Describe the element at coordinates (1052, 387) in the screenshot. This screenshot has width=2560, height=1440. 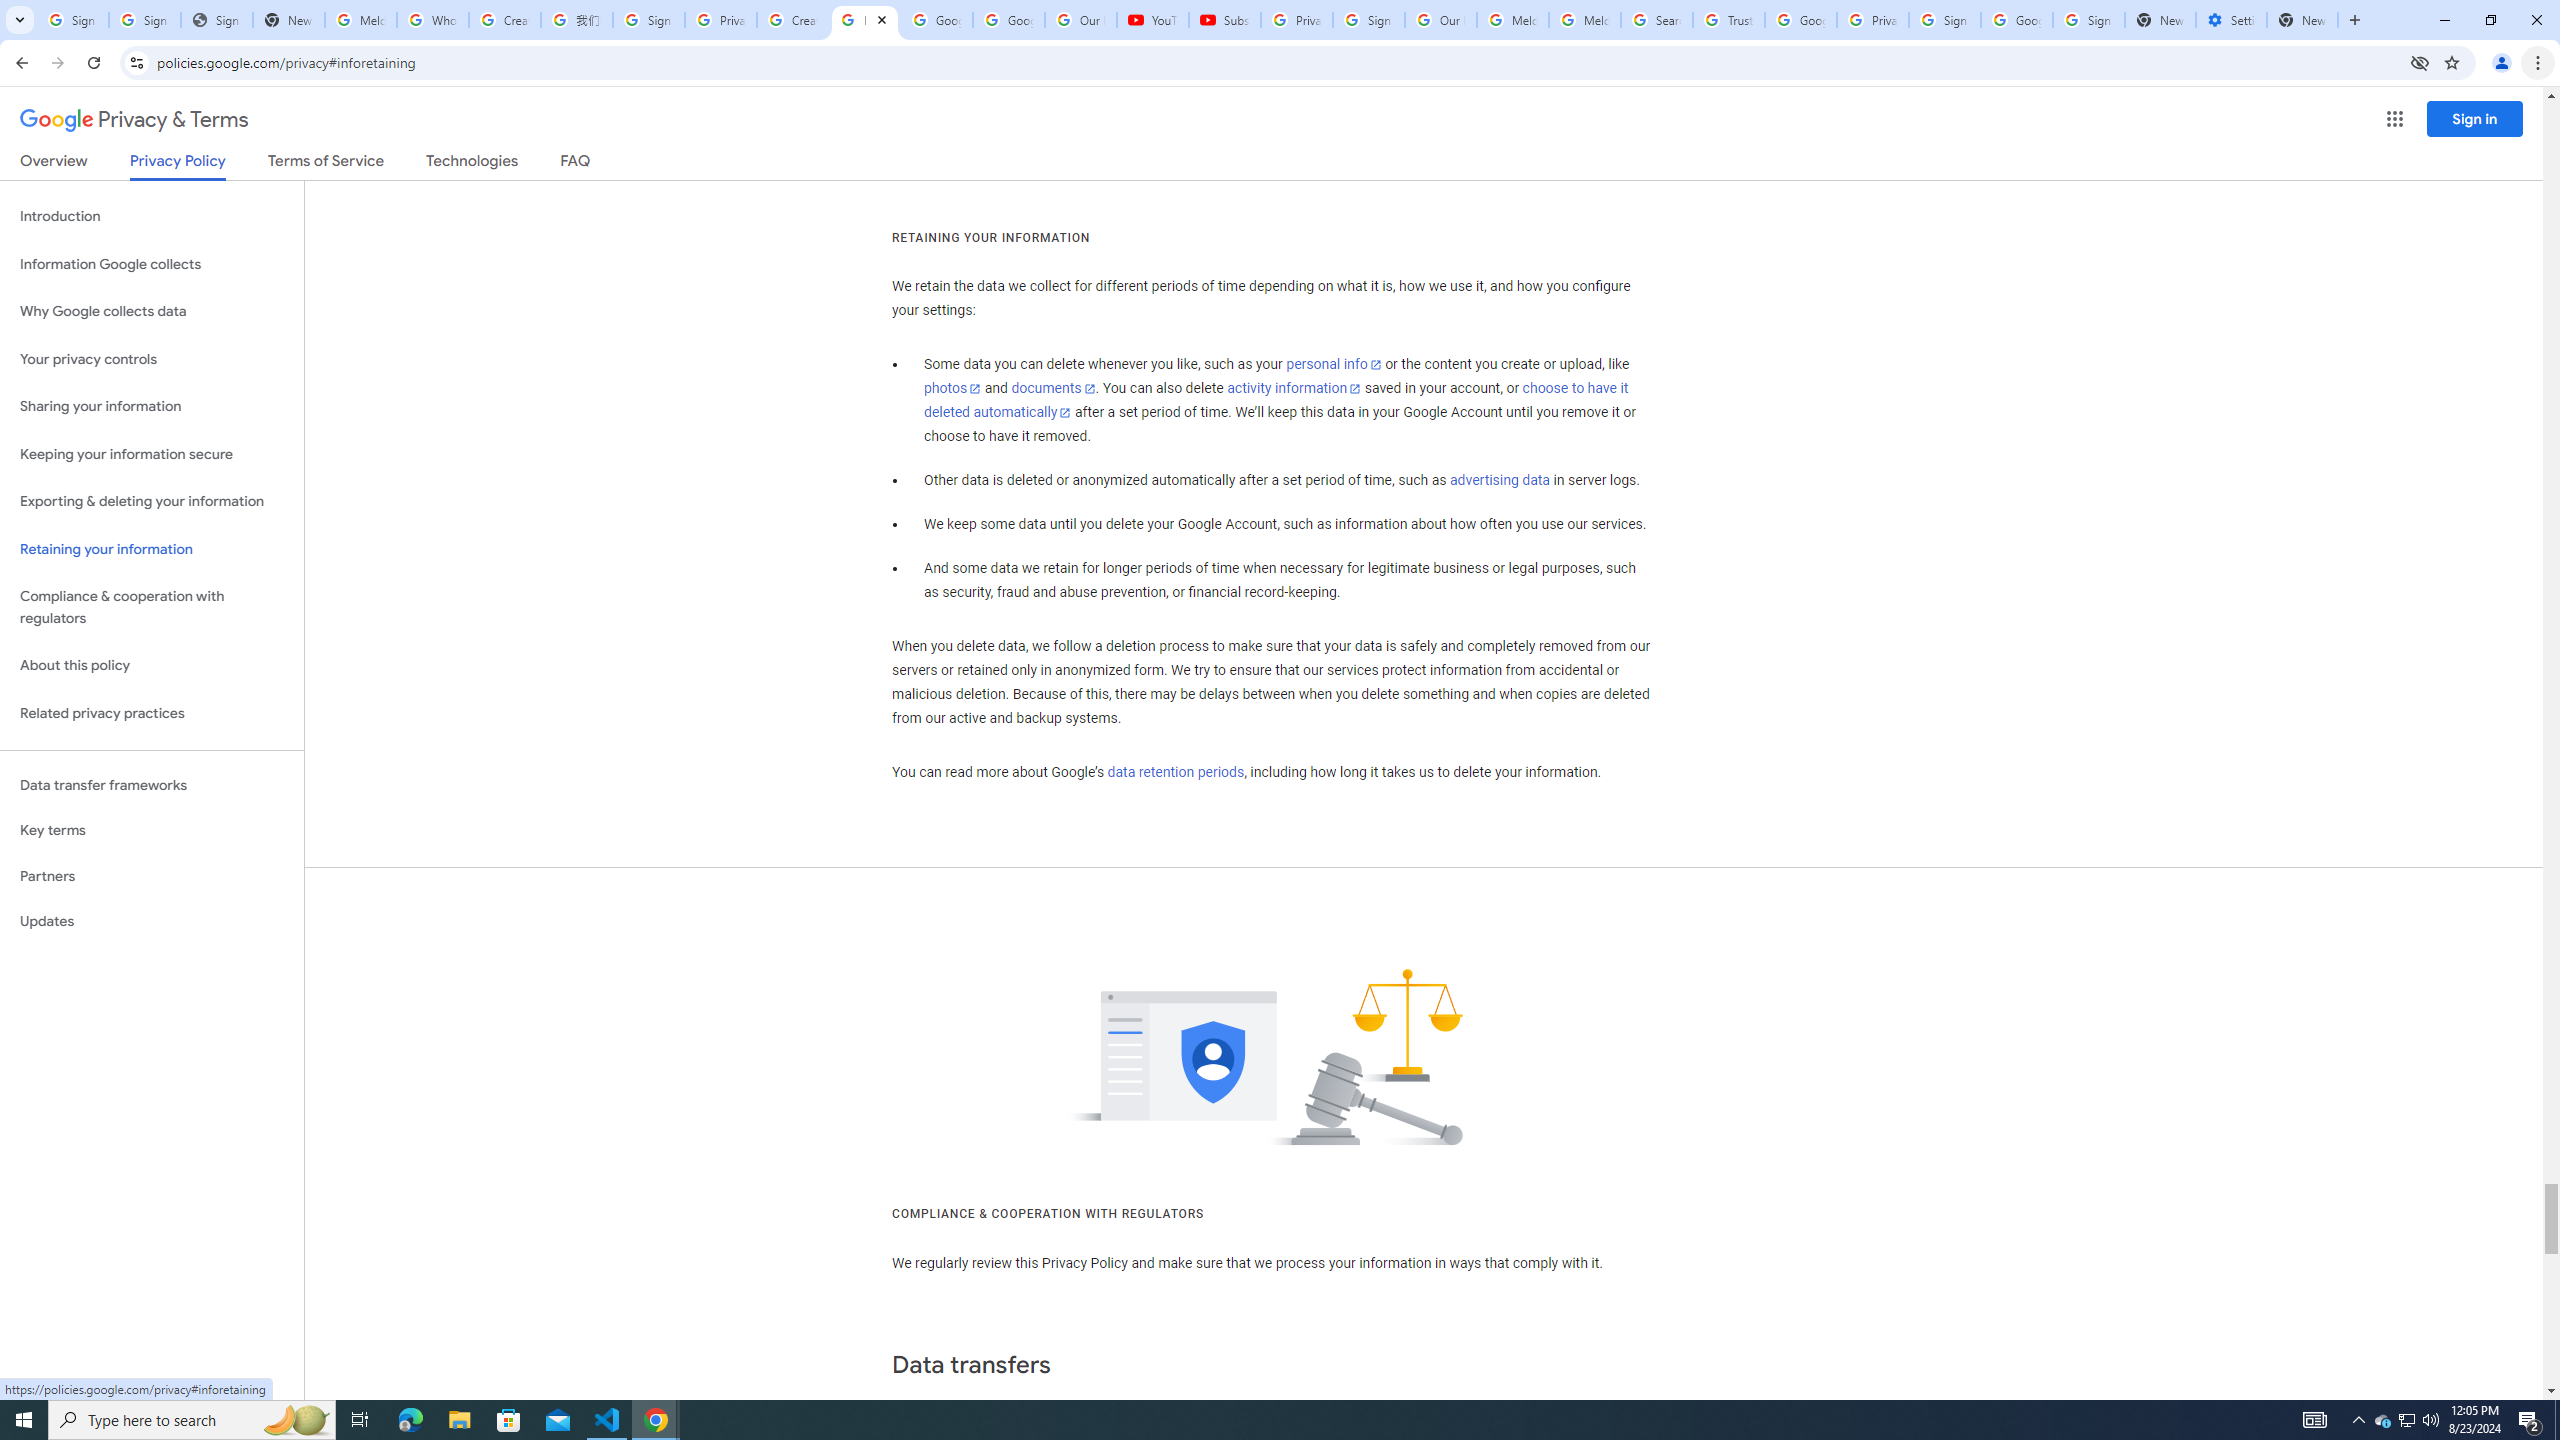
I see `'documents'` at that location.